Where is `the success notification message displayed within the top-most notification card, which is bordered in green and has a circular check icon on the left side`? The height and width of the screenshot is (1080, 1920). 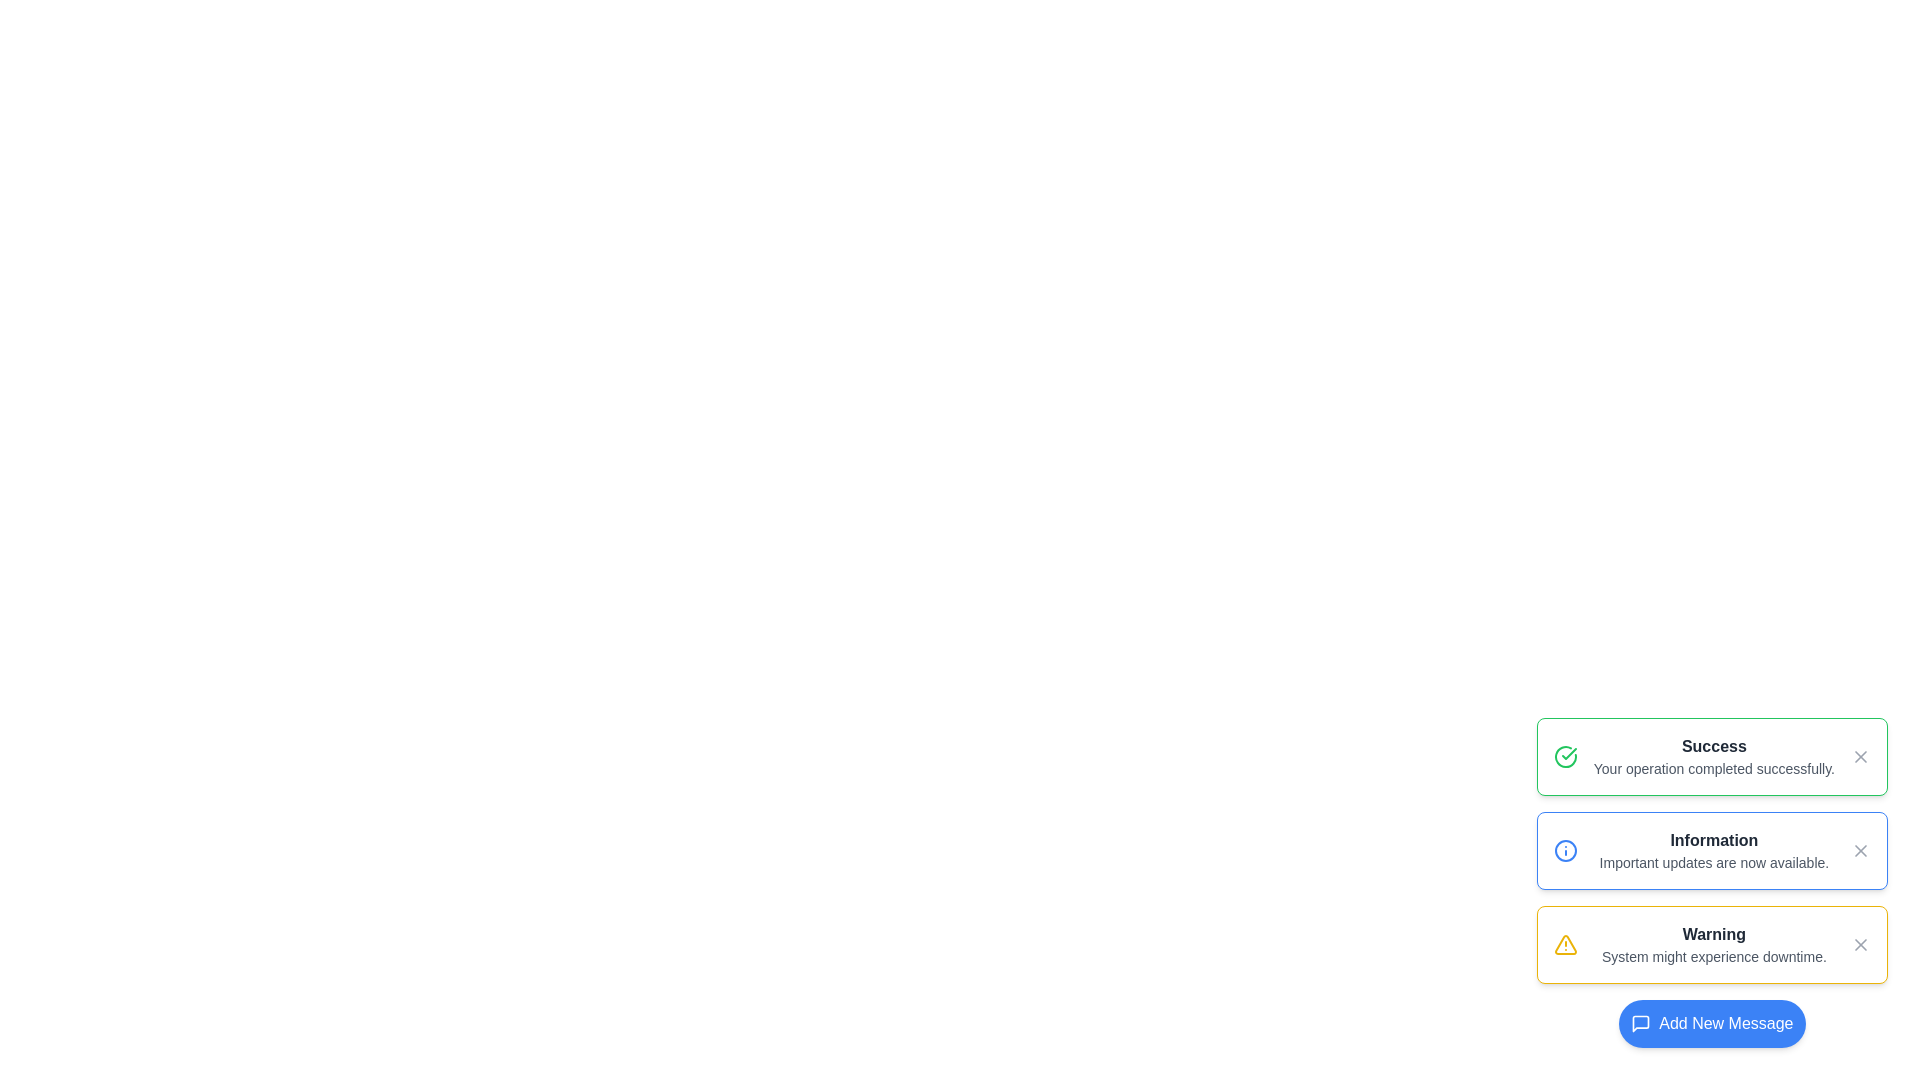
the success notification message displayed within the top-most notification card, which is bordered in green and has a circular check icon on the left side is located at coordinates (1713, 756).